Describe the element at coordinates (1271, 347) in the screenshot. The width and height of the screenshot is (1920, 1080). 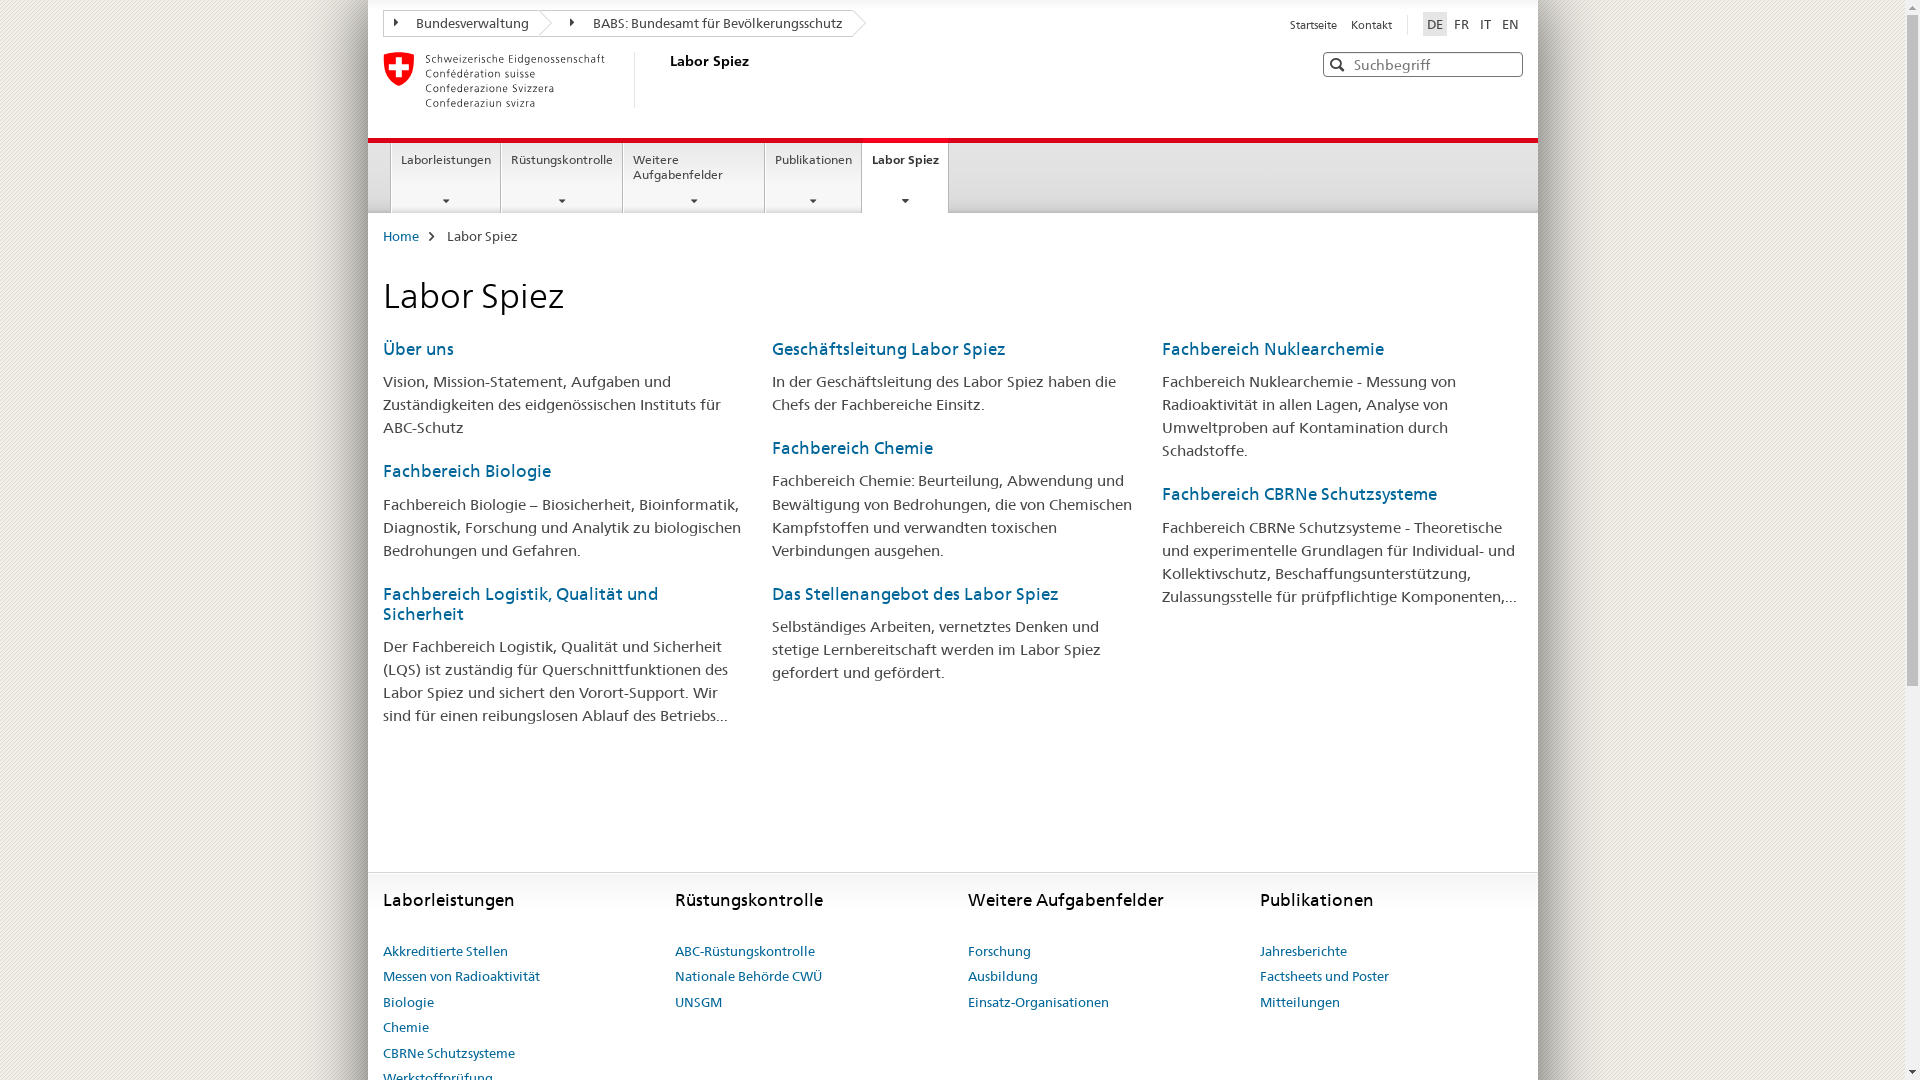
I see `'Fachbereich Nuklearchemie'` at that location.